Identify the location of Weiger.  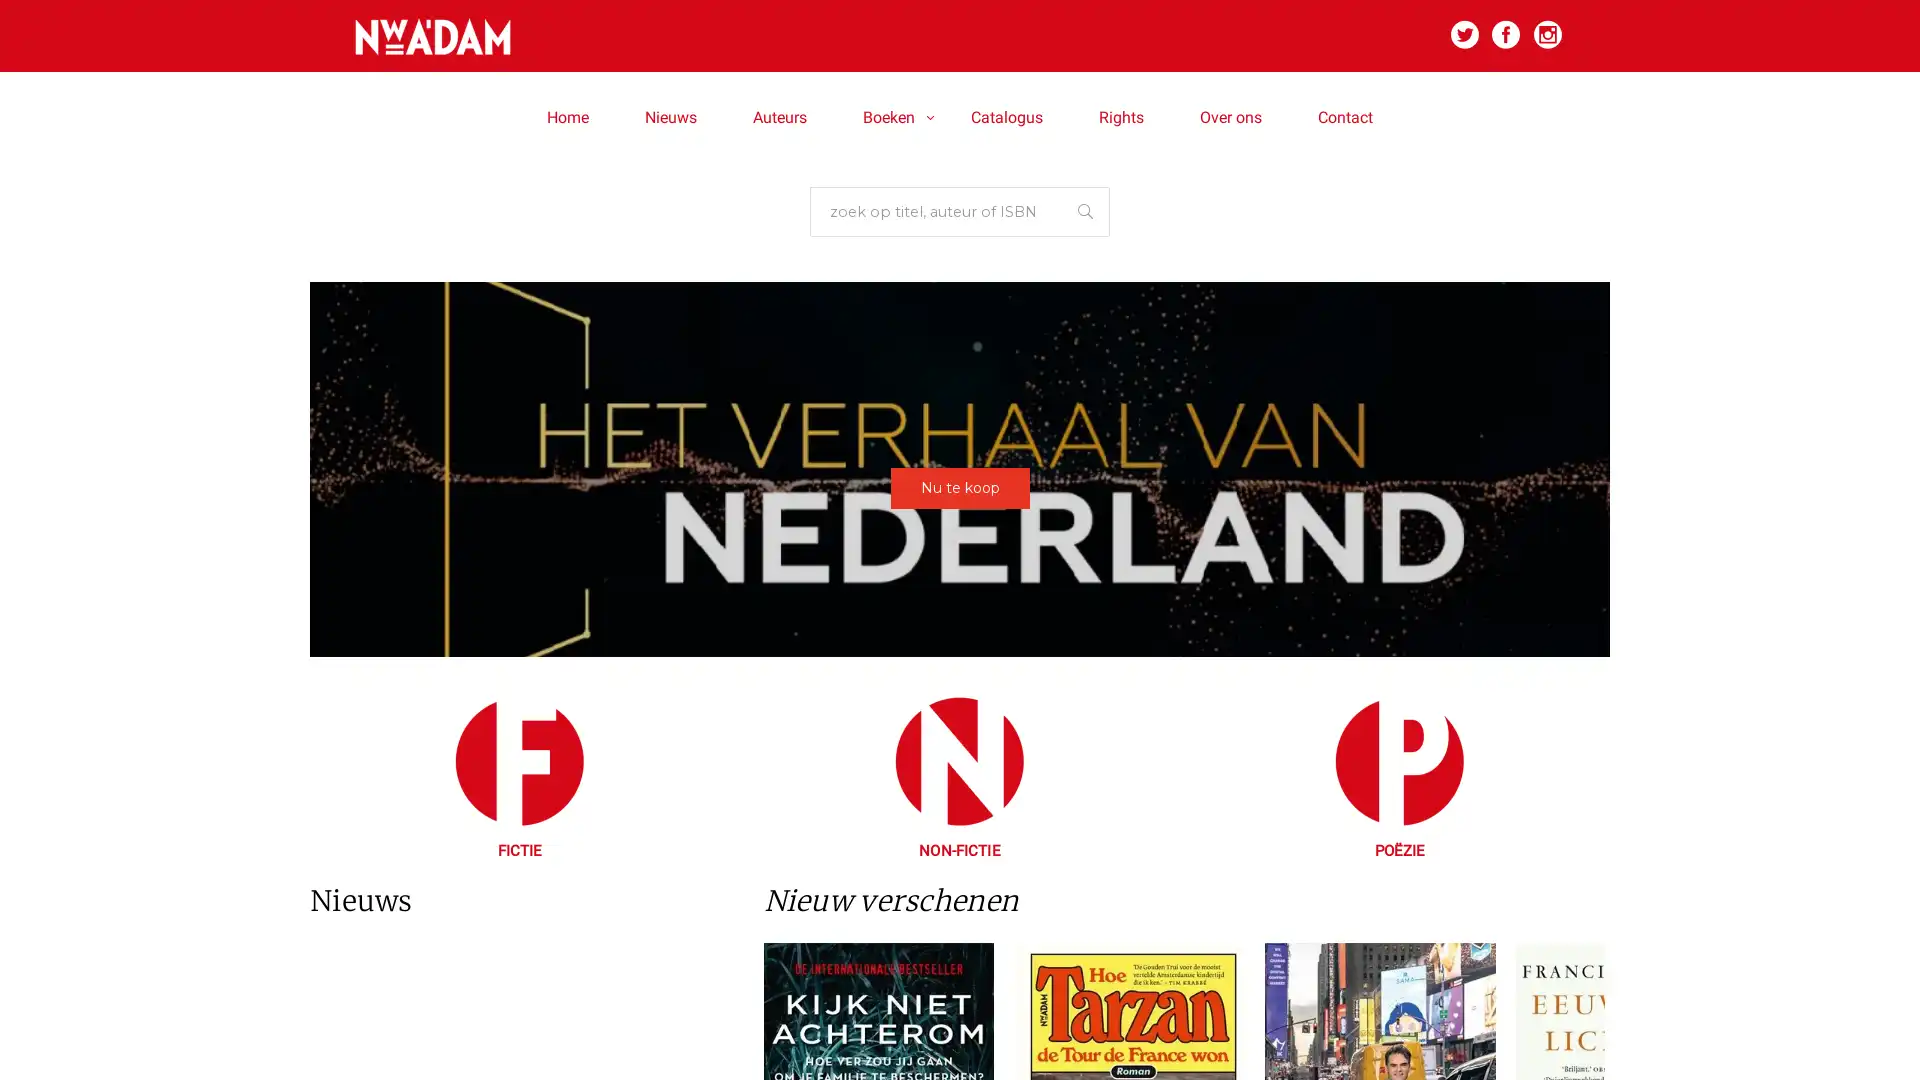
(958, 611).